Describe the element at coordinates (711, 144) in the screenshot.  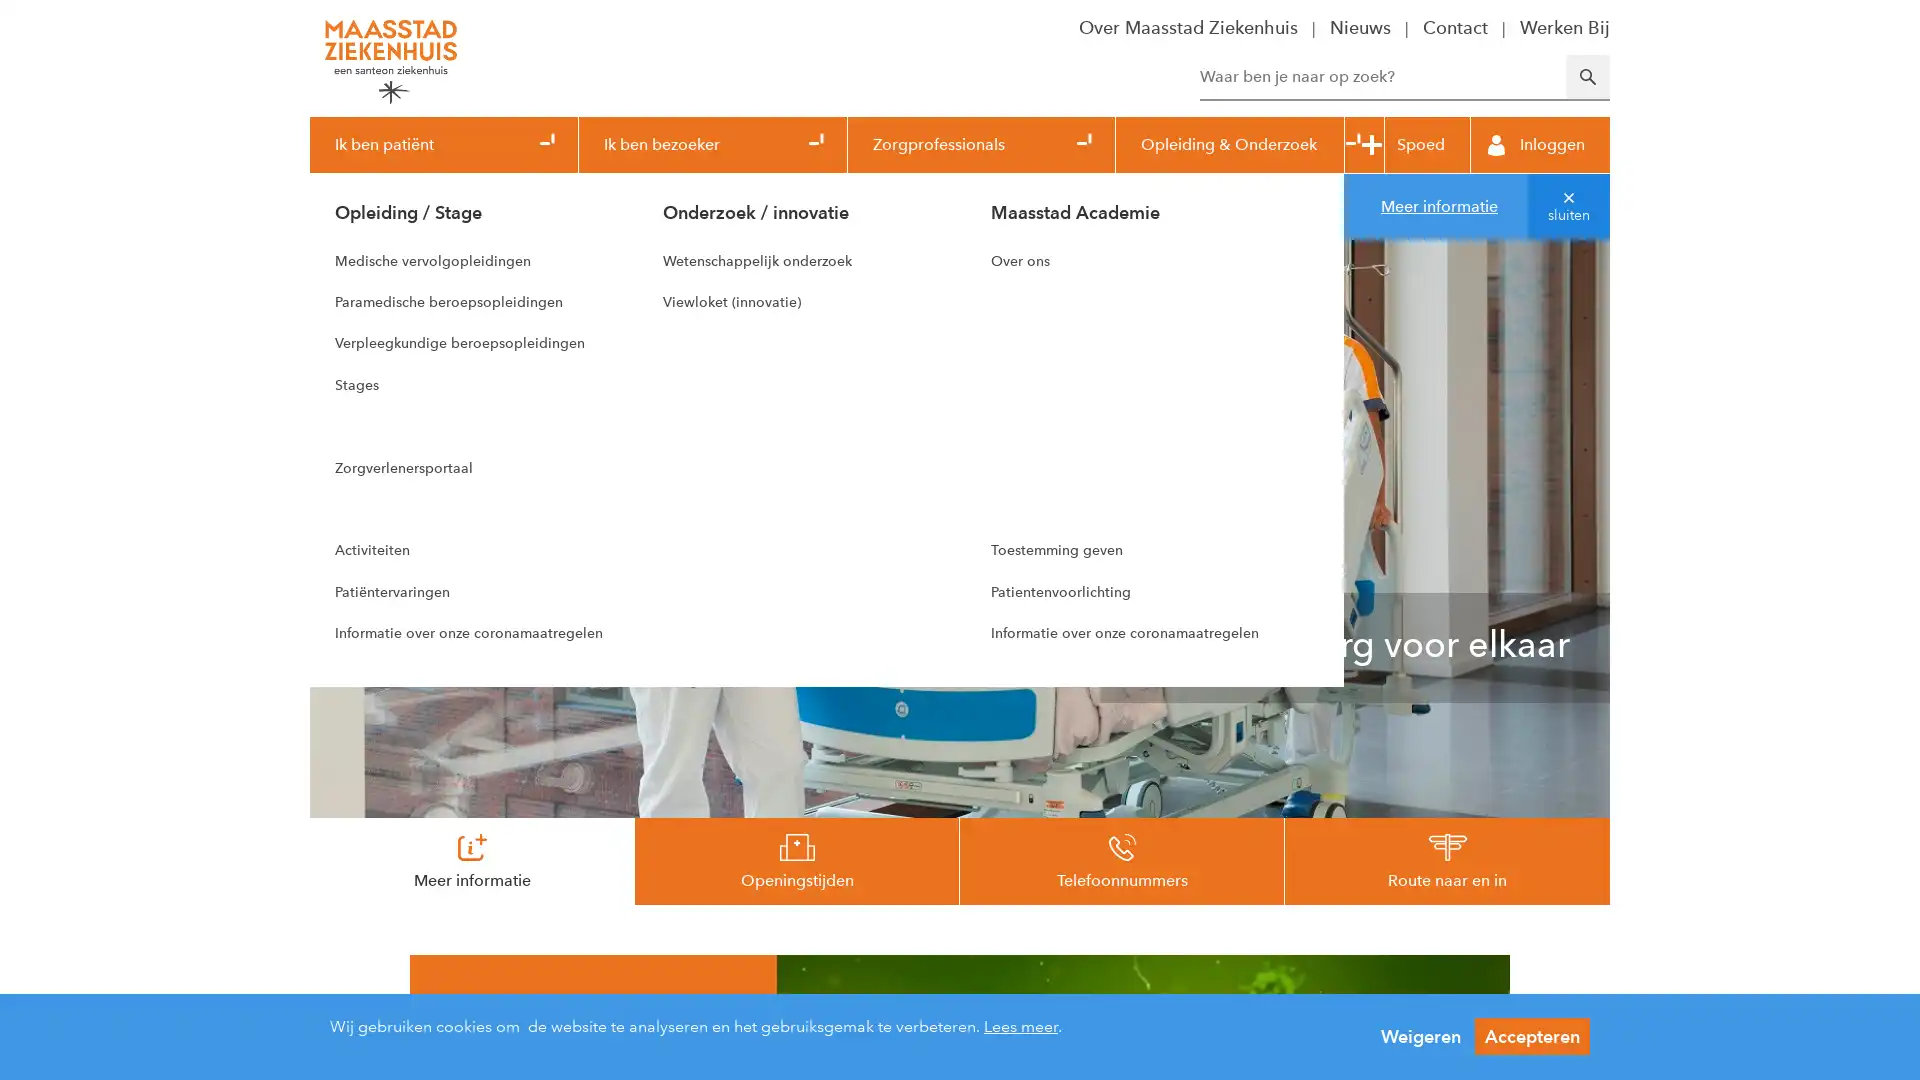
I see `Ik ben bezoeker` at that location.